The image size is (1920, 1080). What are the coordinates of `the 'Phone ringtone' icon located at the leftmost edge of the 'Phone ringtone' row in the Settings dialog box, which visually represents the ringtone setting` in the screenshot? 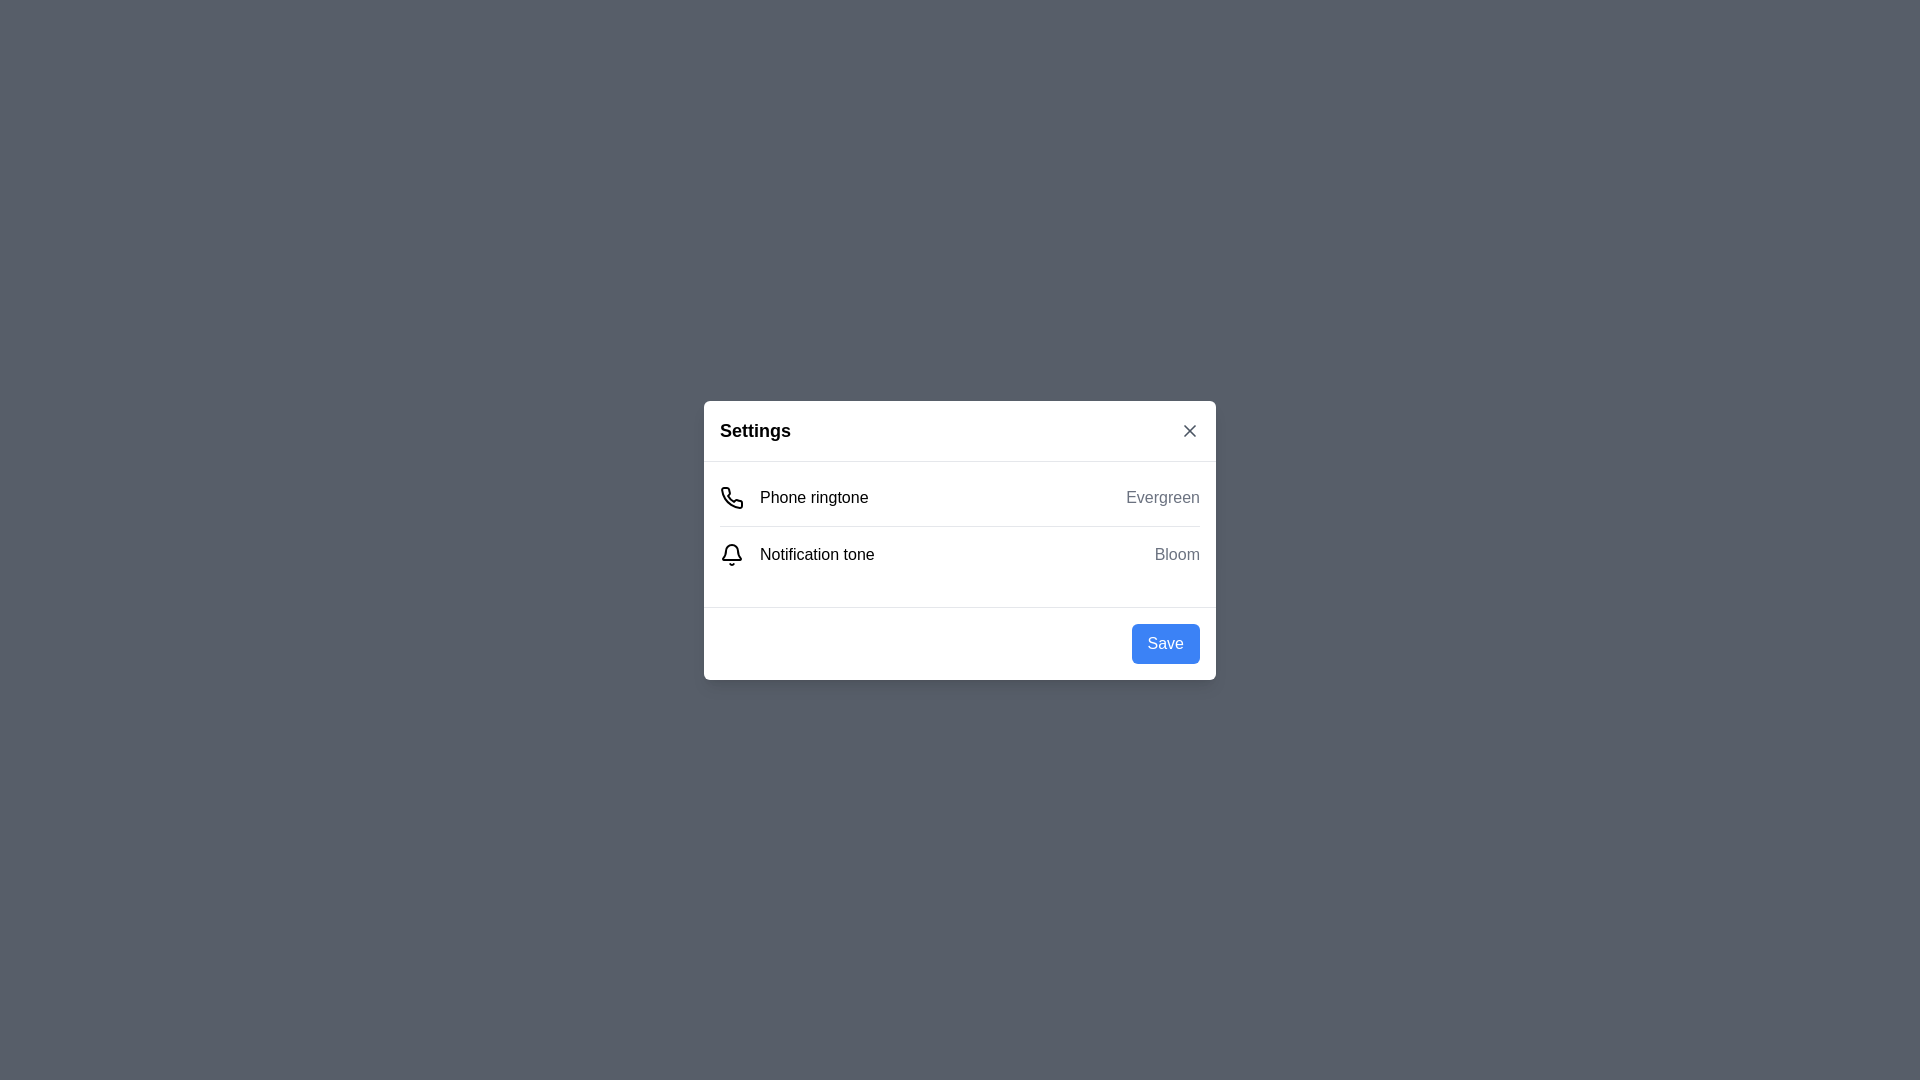 It's located at (731, 496).